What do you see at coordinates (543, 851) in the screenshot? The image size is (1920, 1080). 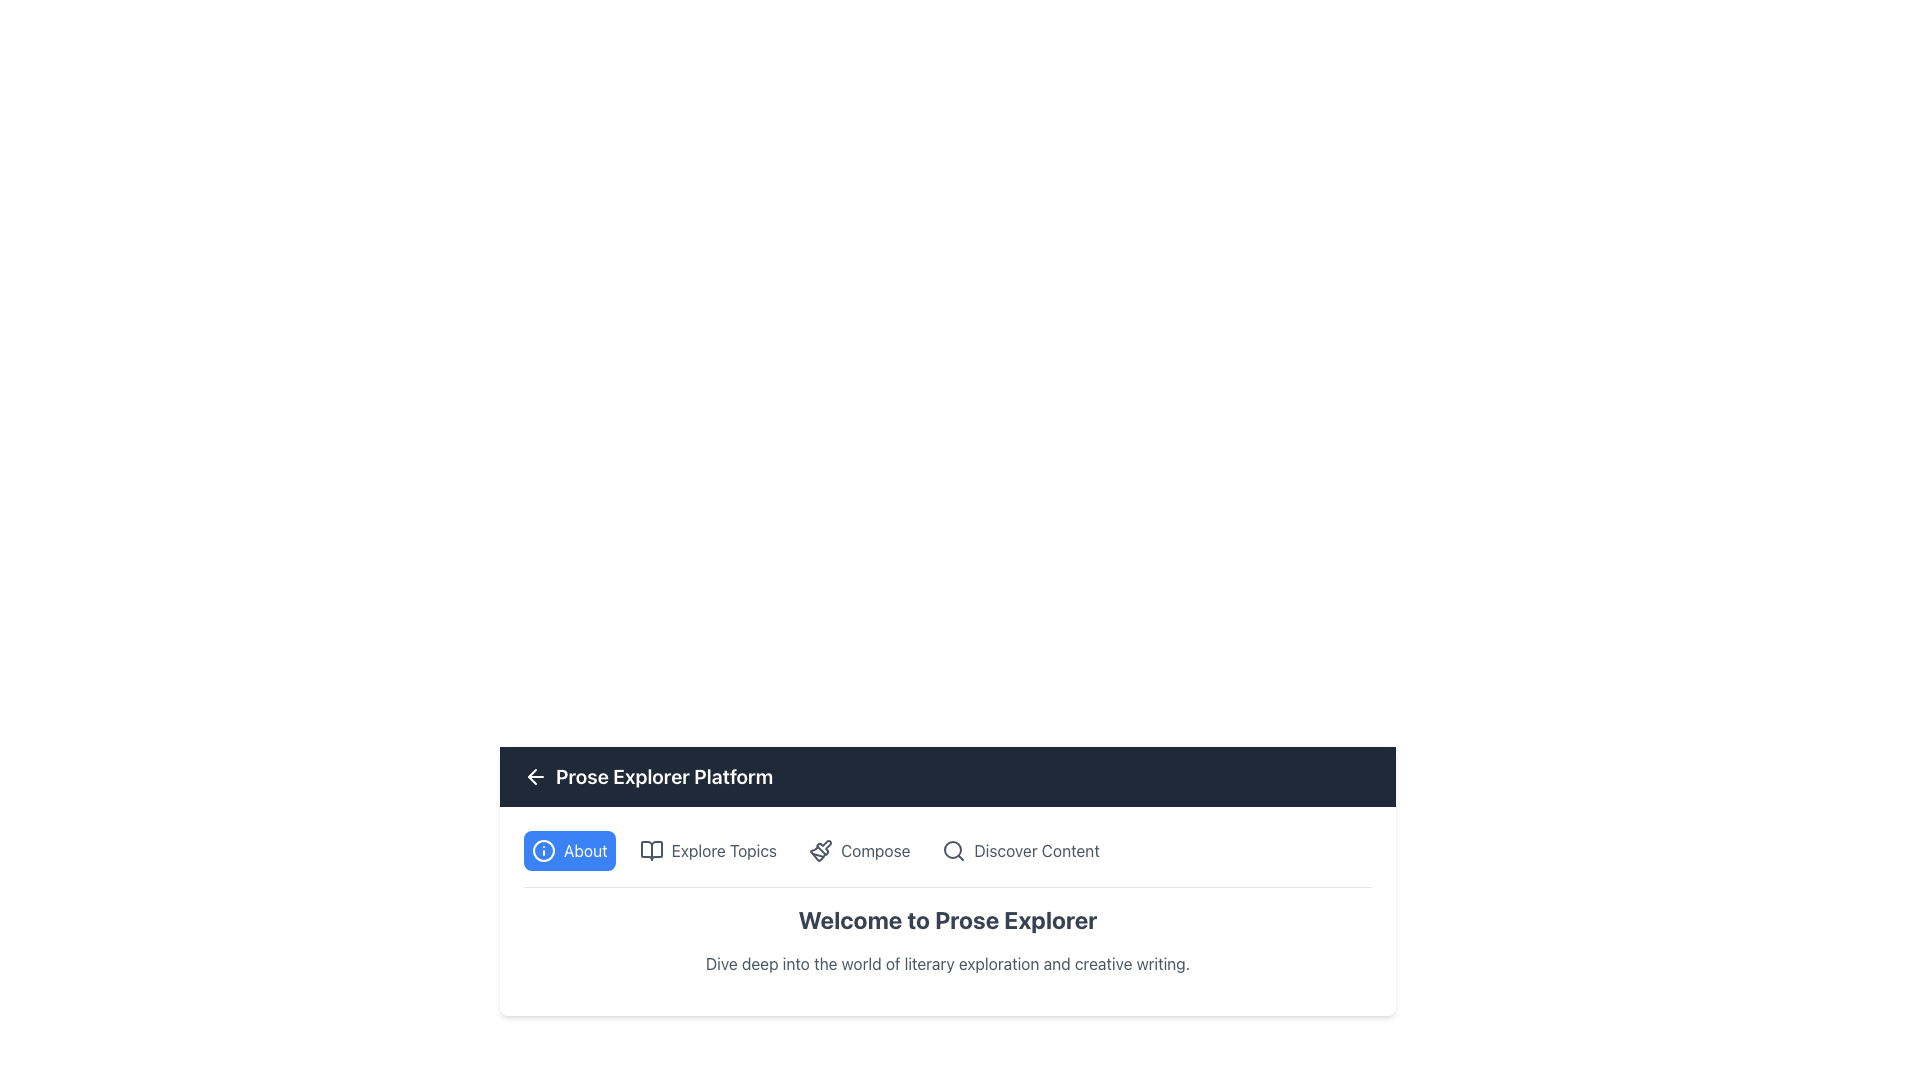 I see `the 'About' section icon, which is a circle located in the center of the leftmost button in the toolbar at the top of the interface layout` at bounding box center [543, 851].